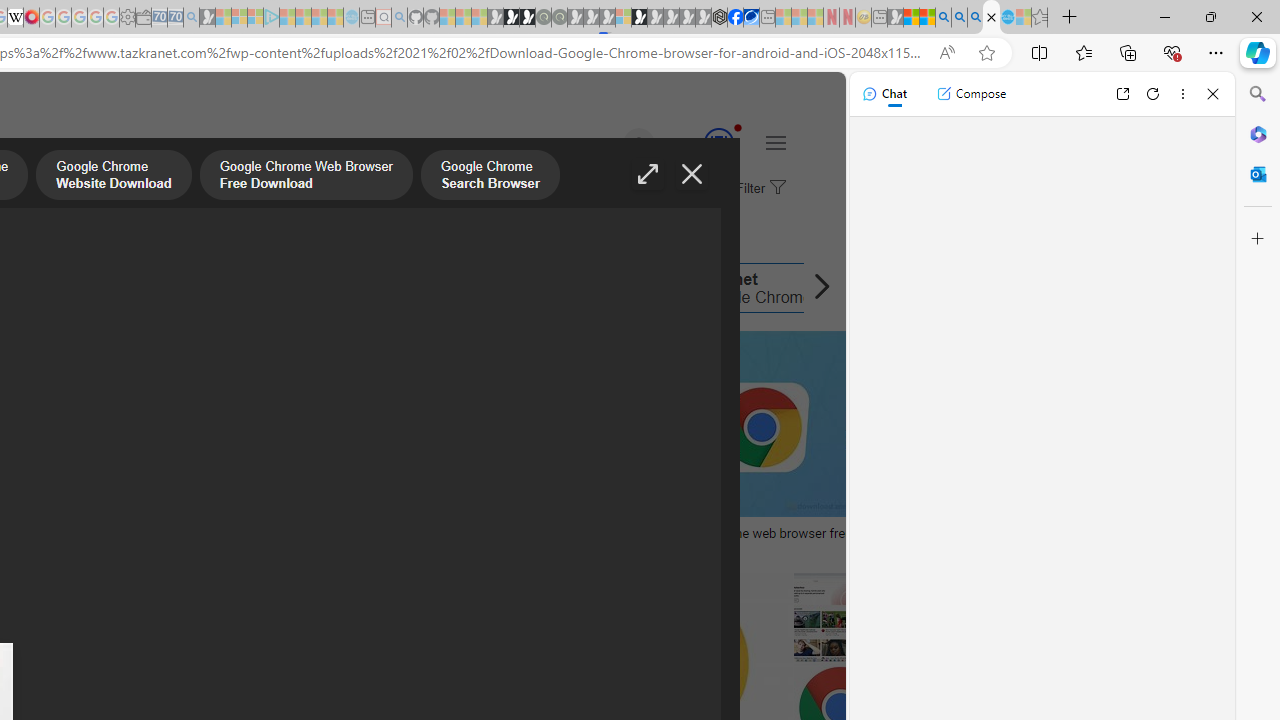  What do you see at coordinates (750, 17) in the screenshot?
I see `'AirNow.gov'` at bounding box center [750, 17].